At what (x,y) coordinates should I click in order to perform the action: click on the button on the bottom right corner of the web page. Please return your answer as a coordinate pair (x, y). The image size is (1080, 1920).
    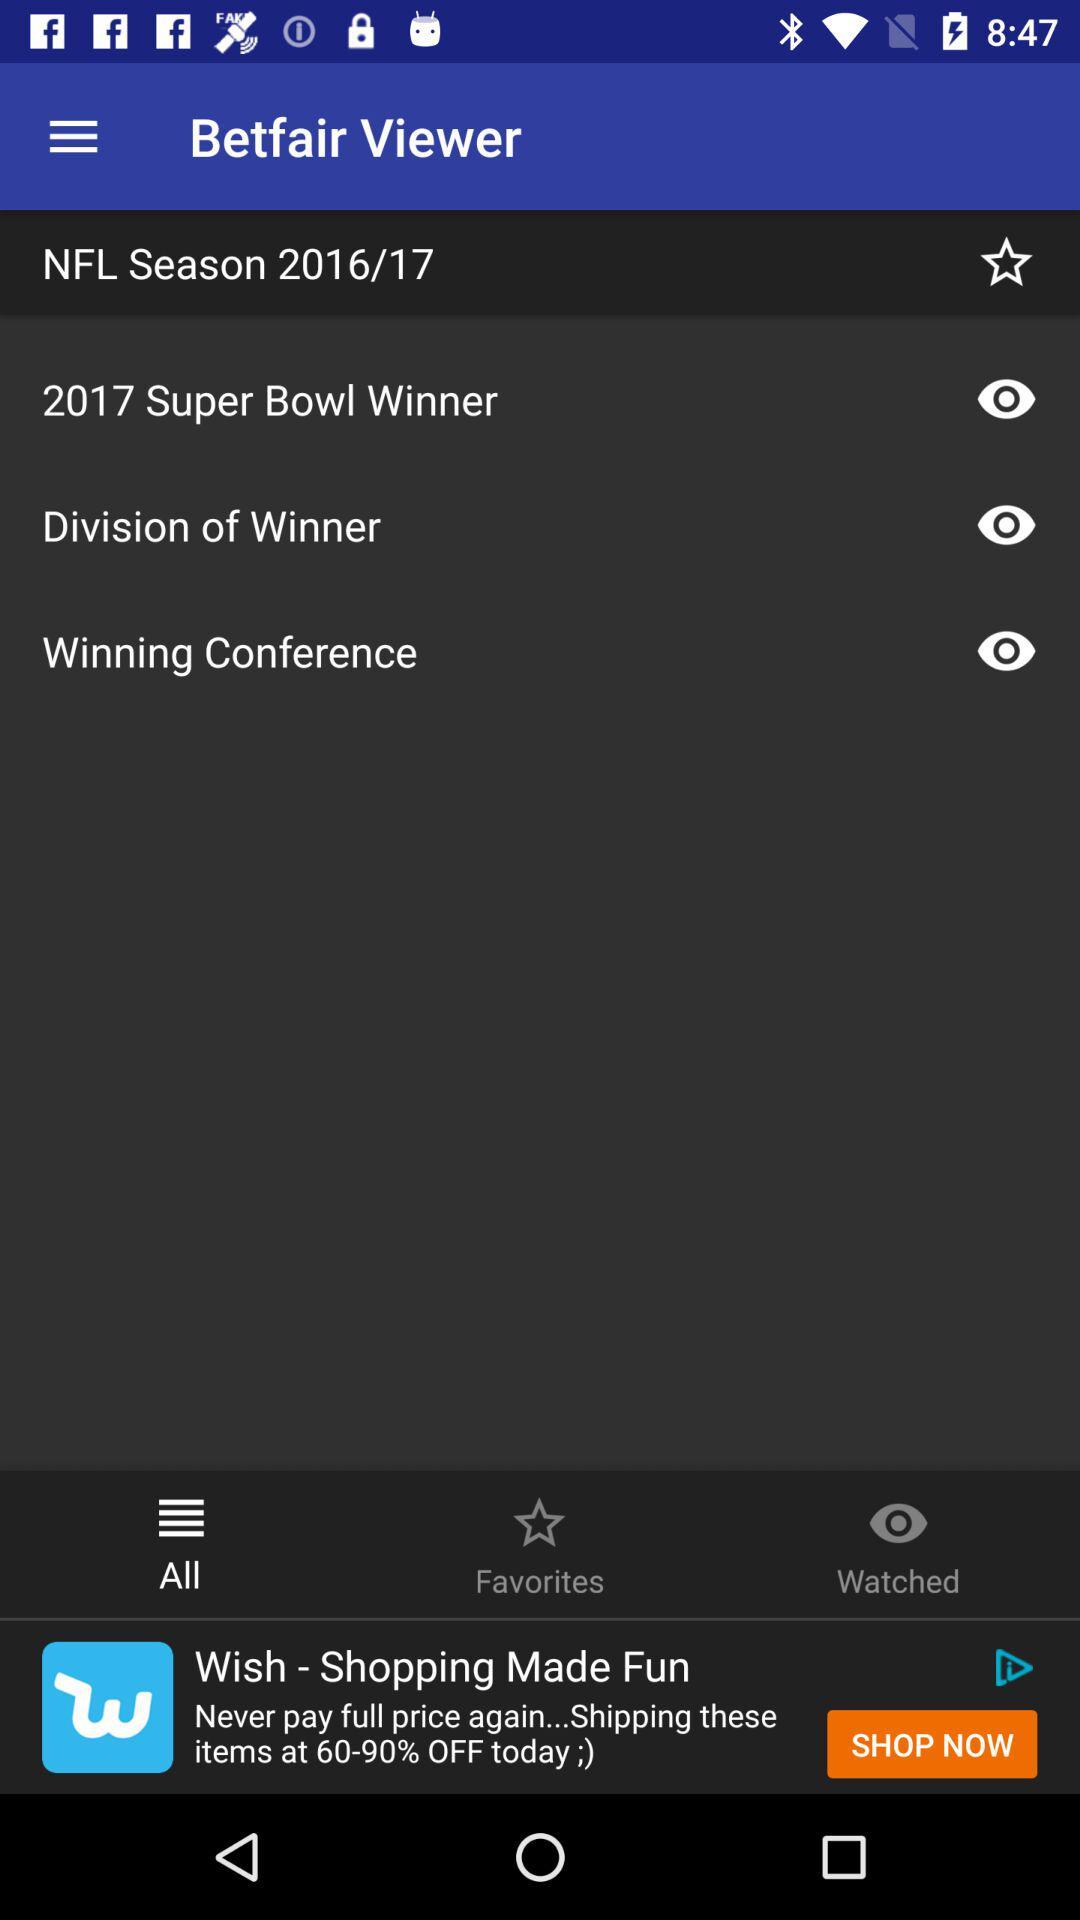
    Looking at the image, I should click on (932, 1742).